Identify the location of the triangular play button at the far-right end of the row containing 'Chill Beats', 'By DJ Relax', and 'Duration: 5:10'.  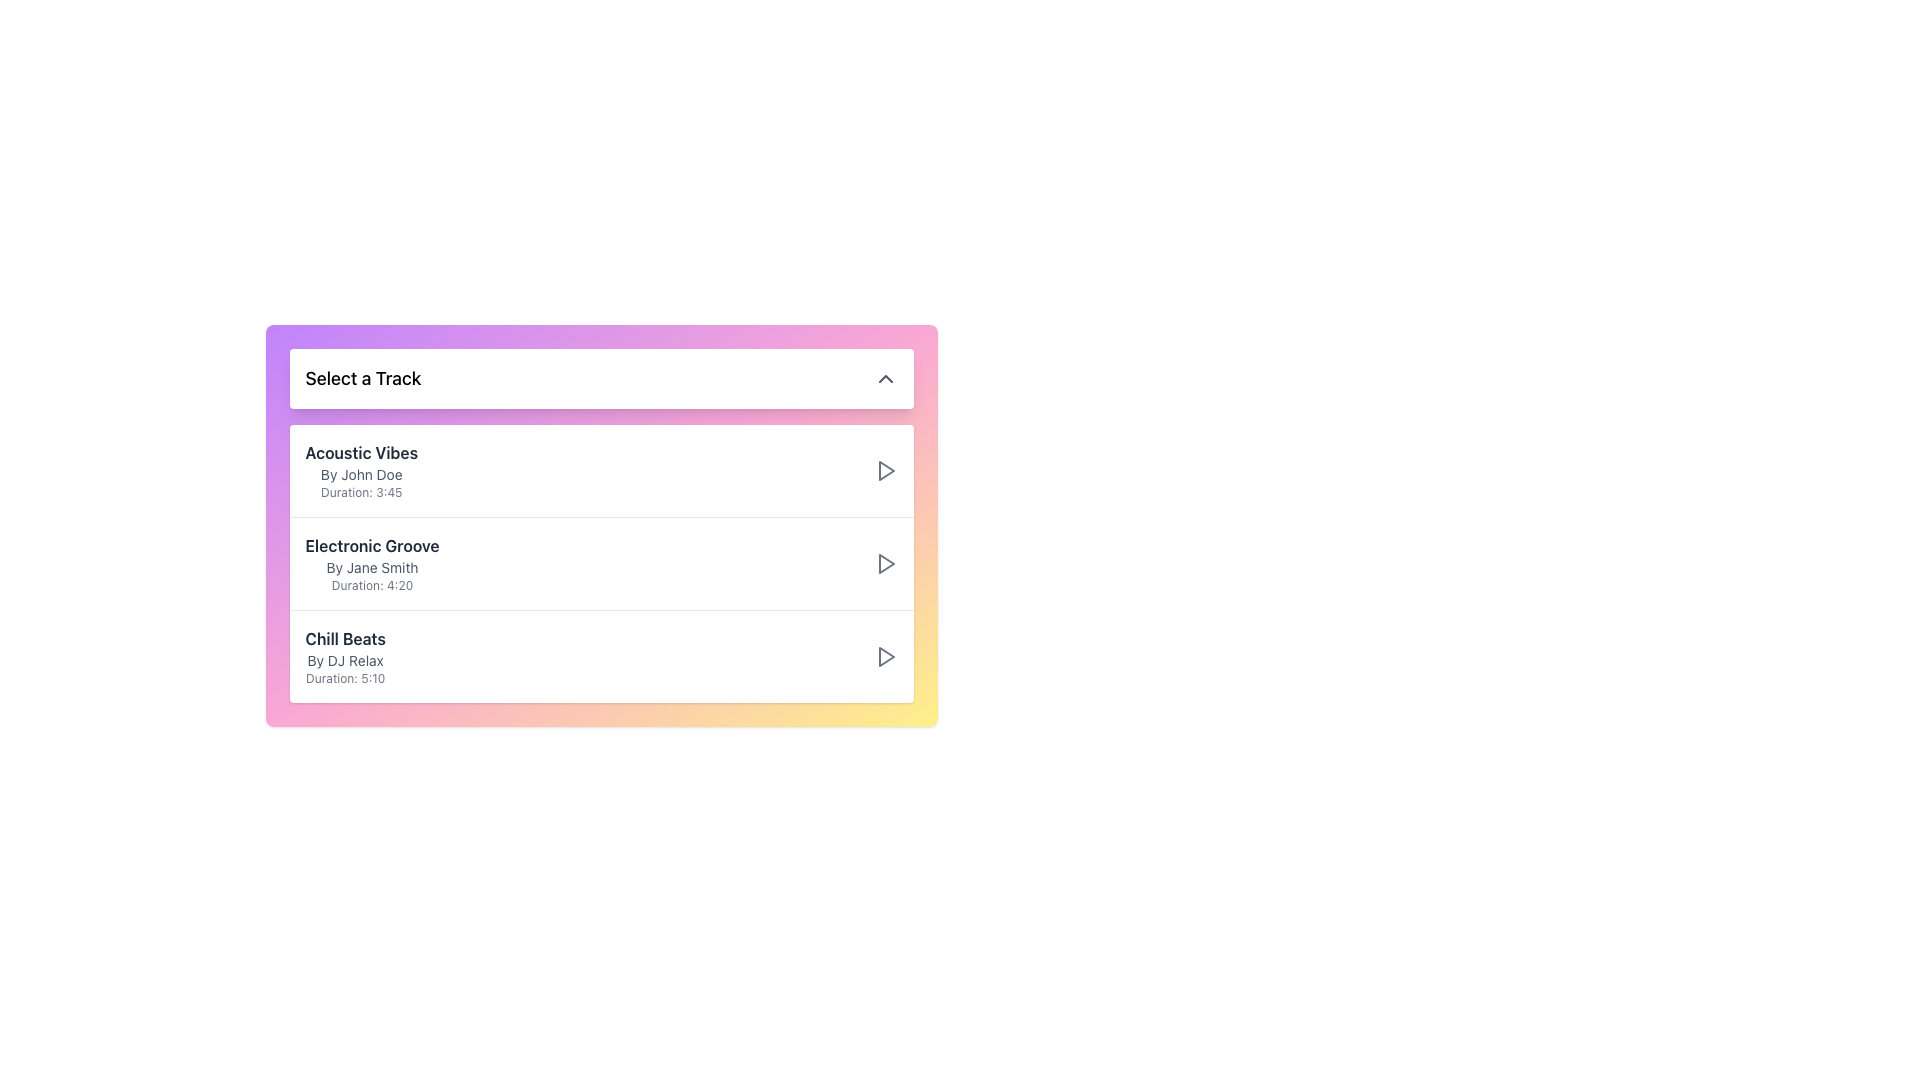
(884, 656).